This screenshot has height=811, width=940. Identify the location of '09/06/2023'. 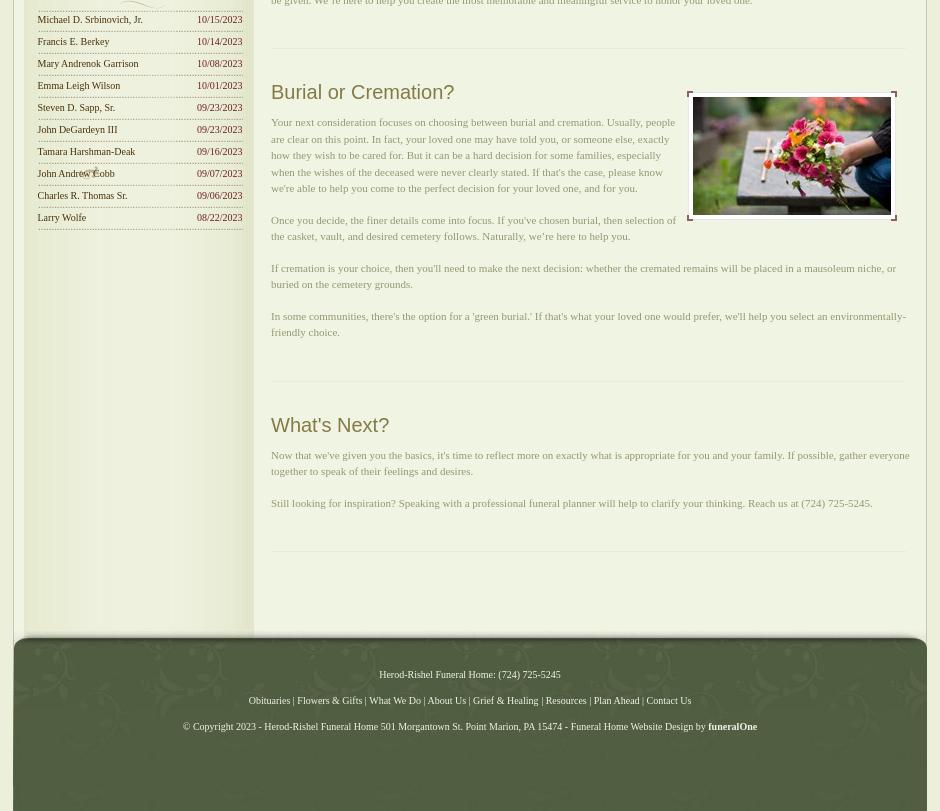
(195, 195).